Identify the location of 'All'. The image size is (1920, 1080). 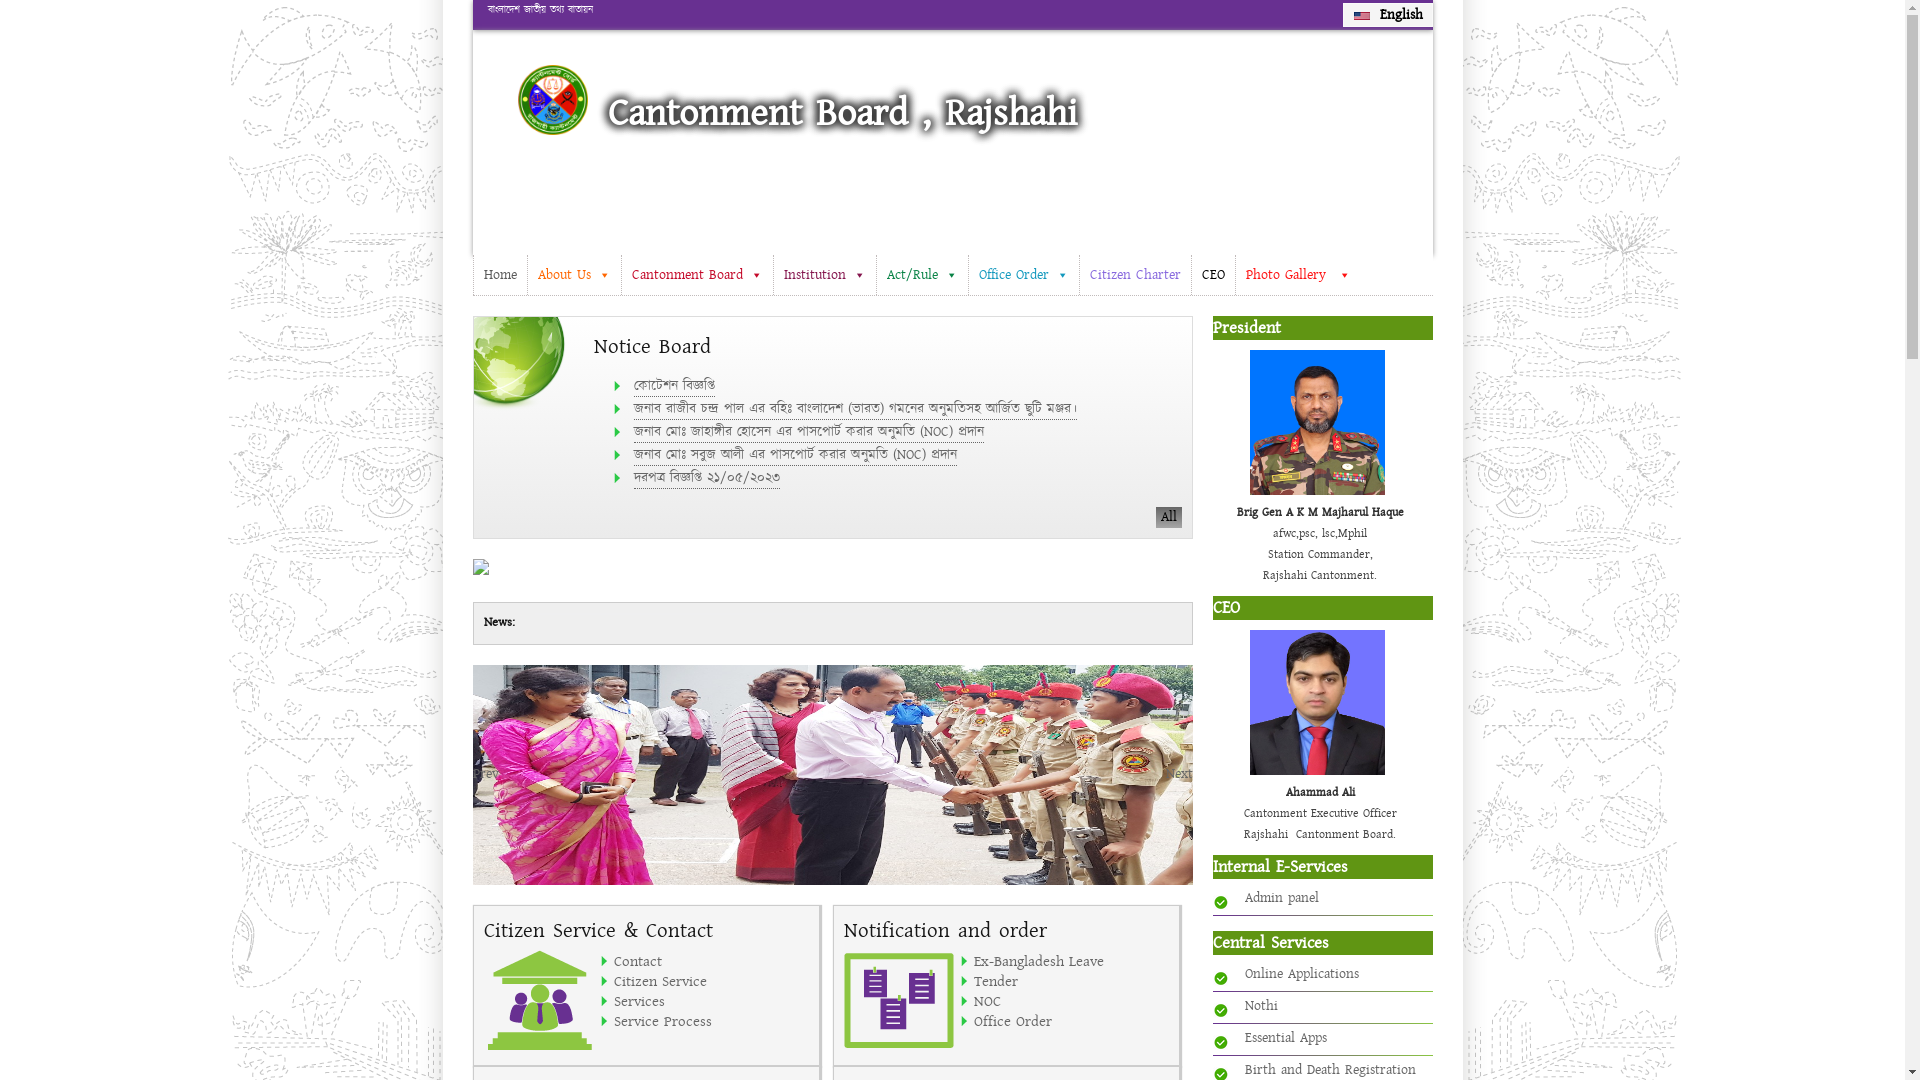
(1169, 516).